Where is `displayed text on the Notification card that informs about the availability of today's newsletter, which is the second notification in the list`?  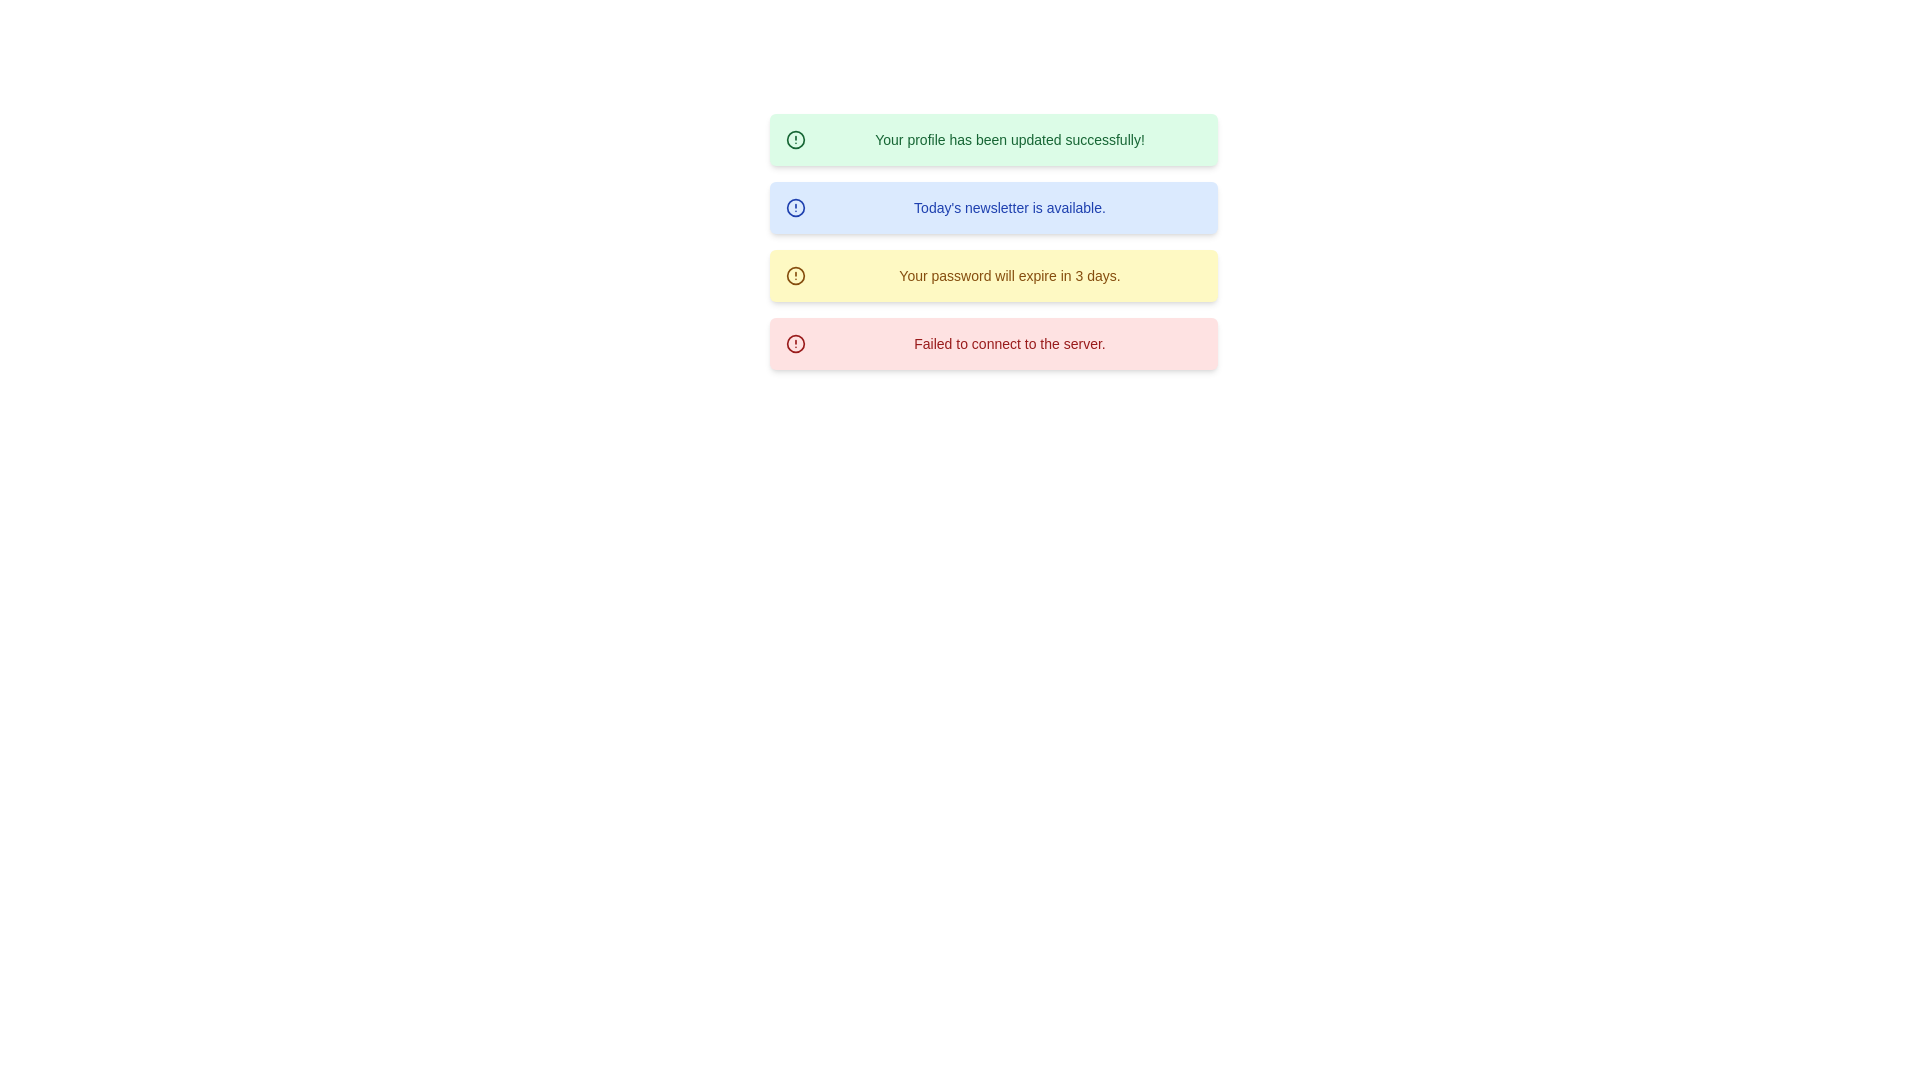
displayed text on the Notification card that informs about the availability of today's newsletter, which is the second notification in the list is located at coordinates (993, 208).